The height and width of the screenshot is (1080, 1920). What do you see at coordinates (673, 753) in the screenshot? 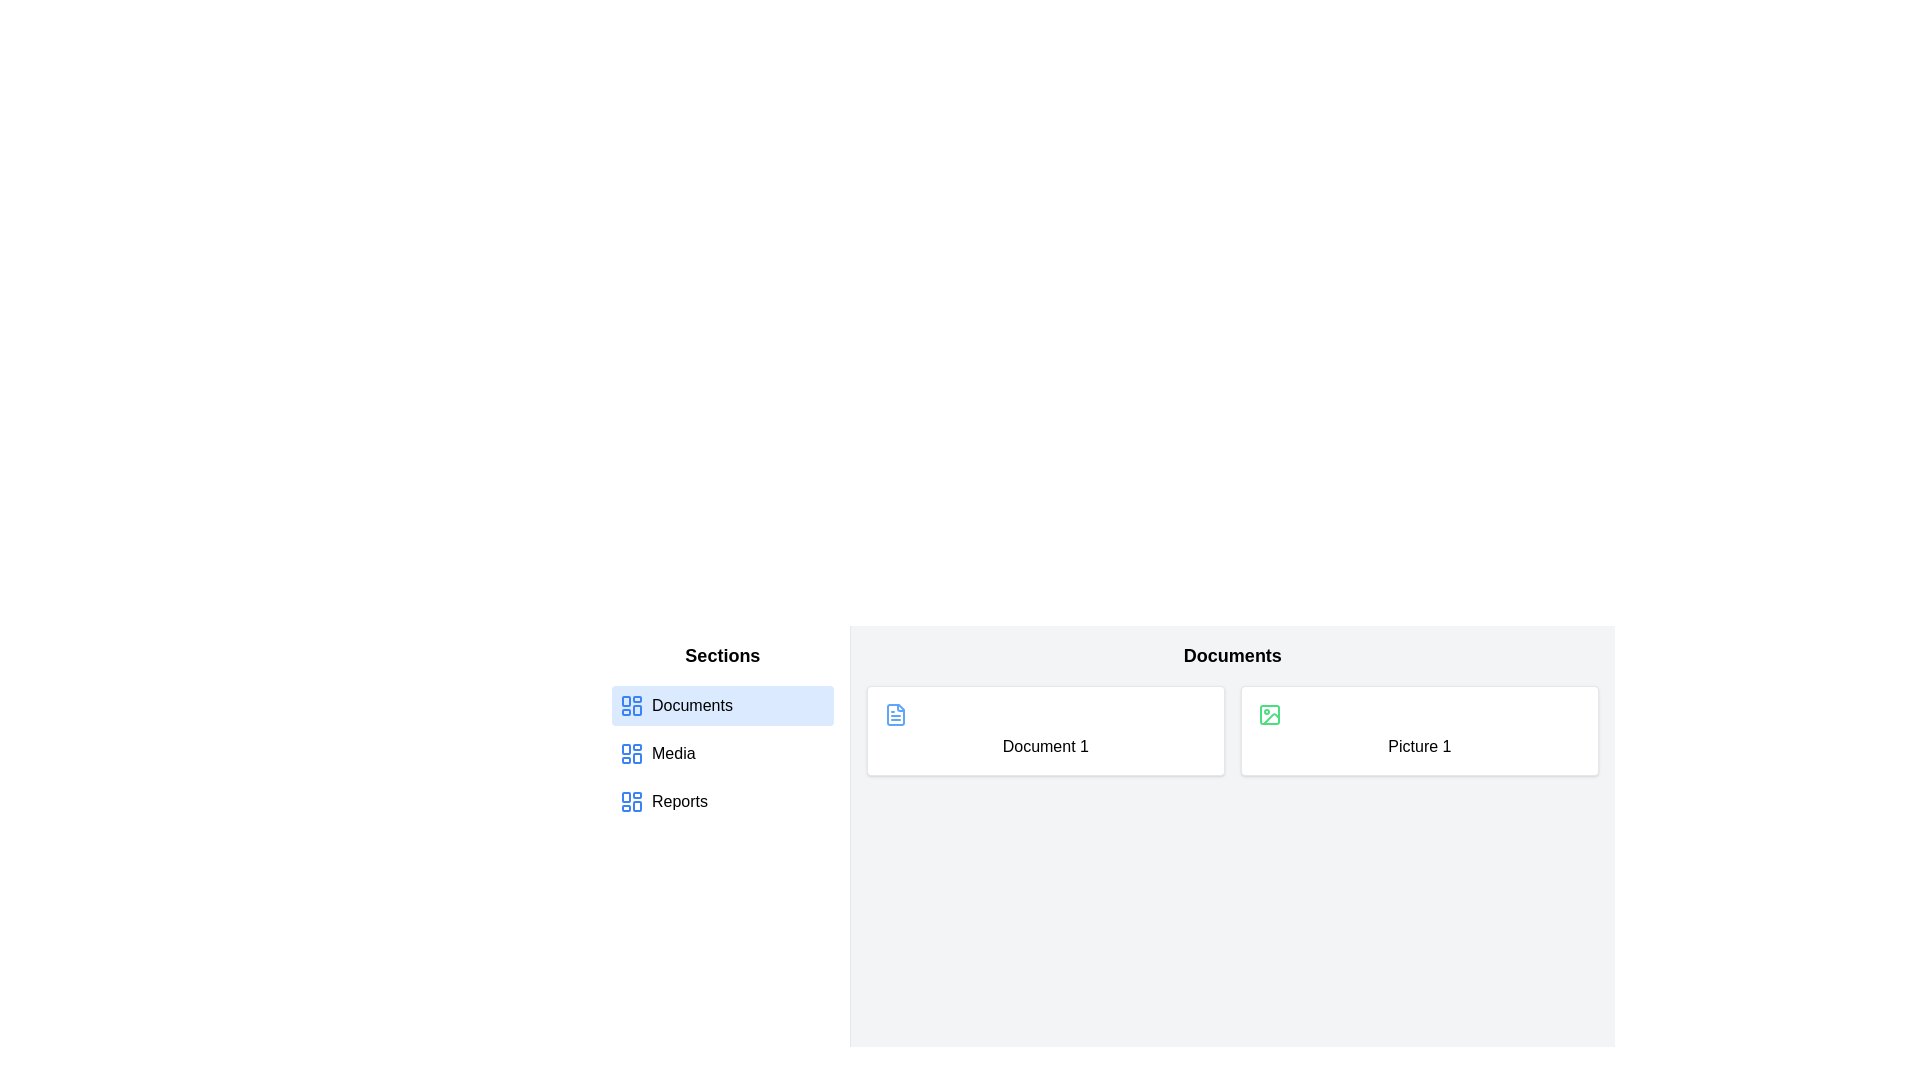
I see `the text label displaying 'Media' in the sidebar menu` at bounding box center [673, 753].